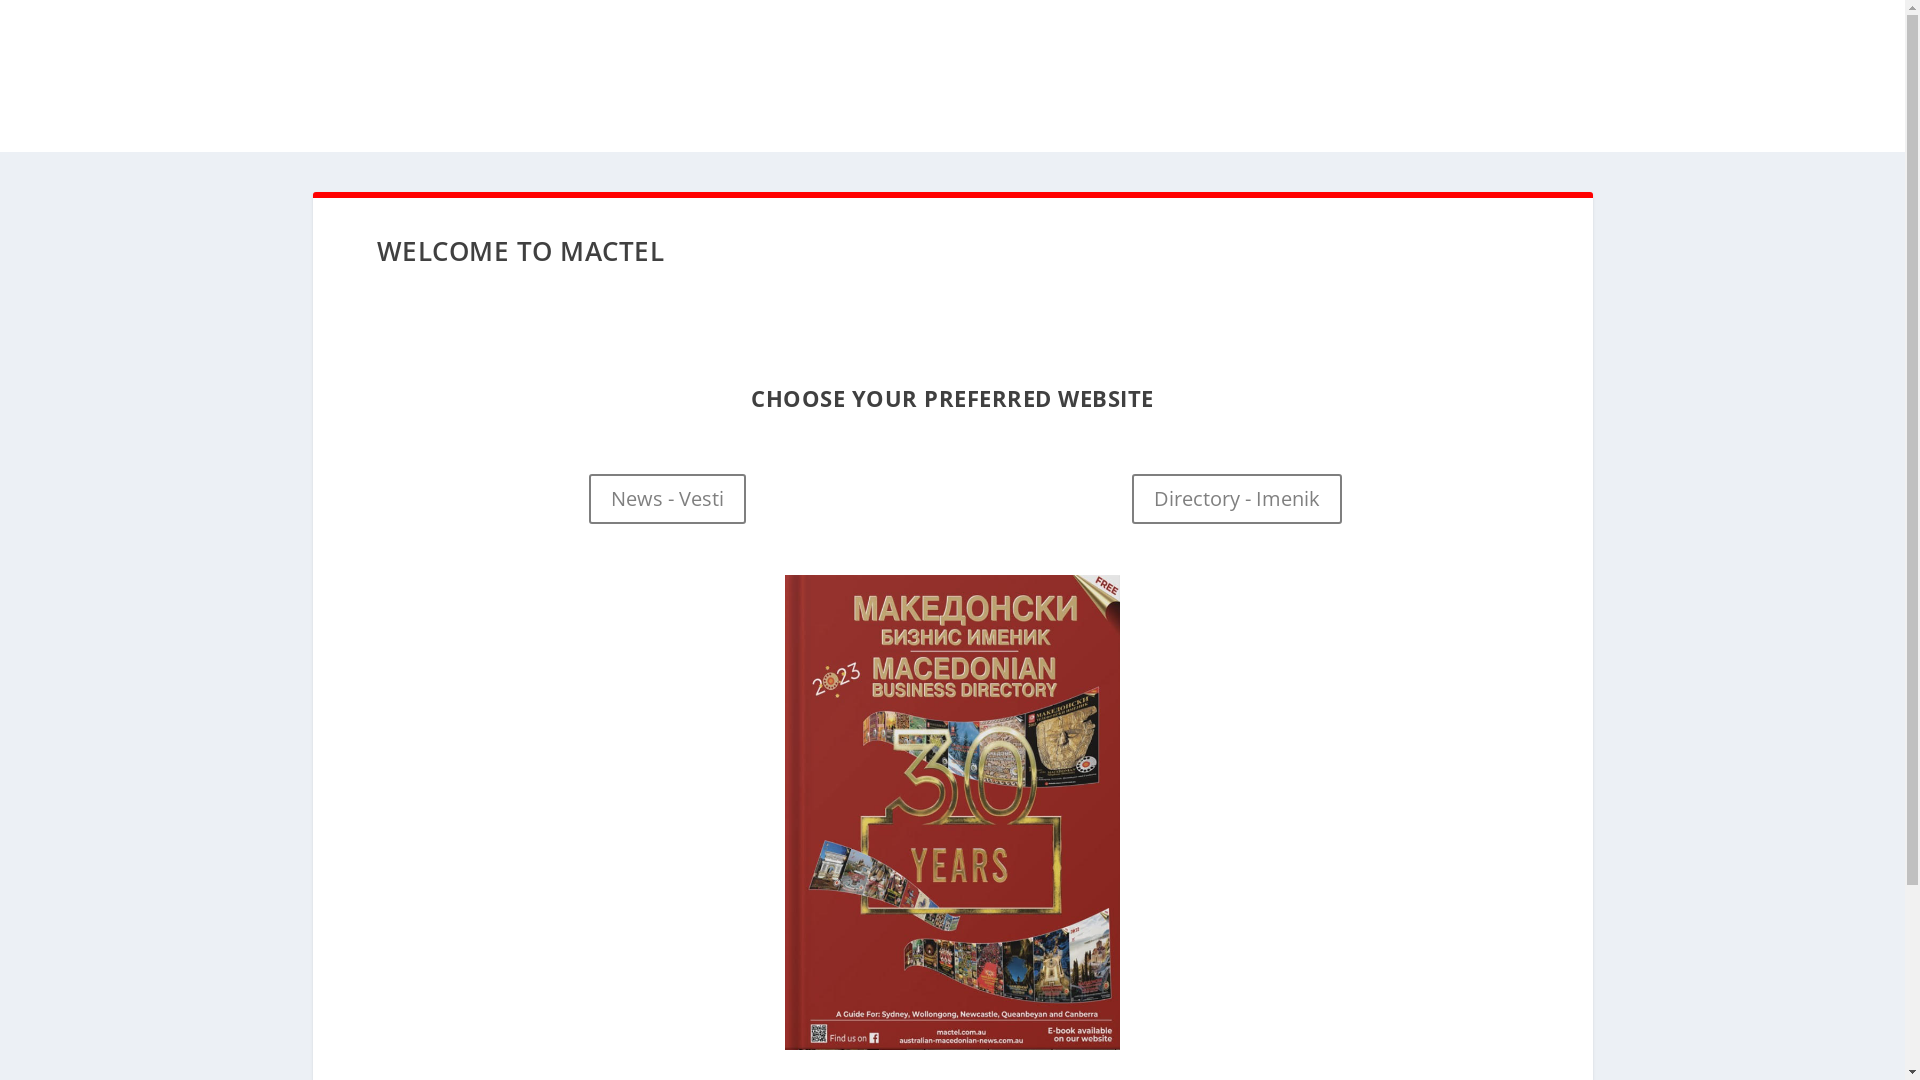 The image size is (1920, 1080). What do you see at coordinates (667, 497) in the screenshot?
I see `'News - Vesti'` at bounding box center [667, 497].